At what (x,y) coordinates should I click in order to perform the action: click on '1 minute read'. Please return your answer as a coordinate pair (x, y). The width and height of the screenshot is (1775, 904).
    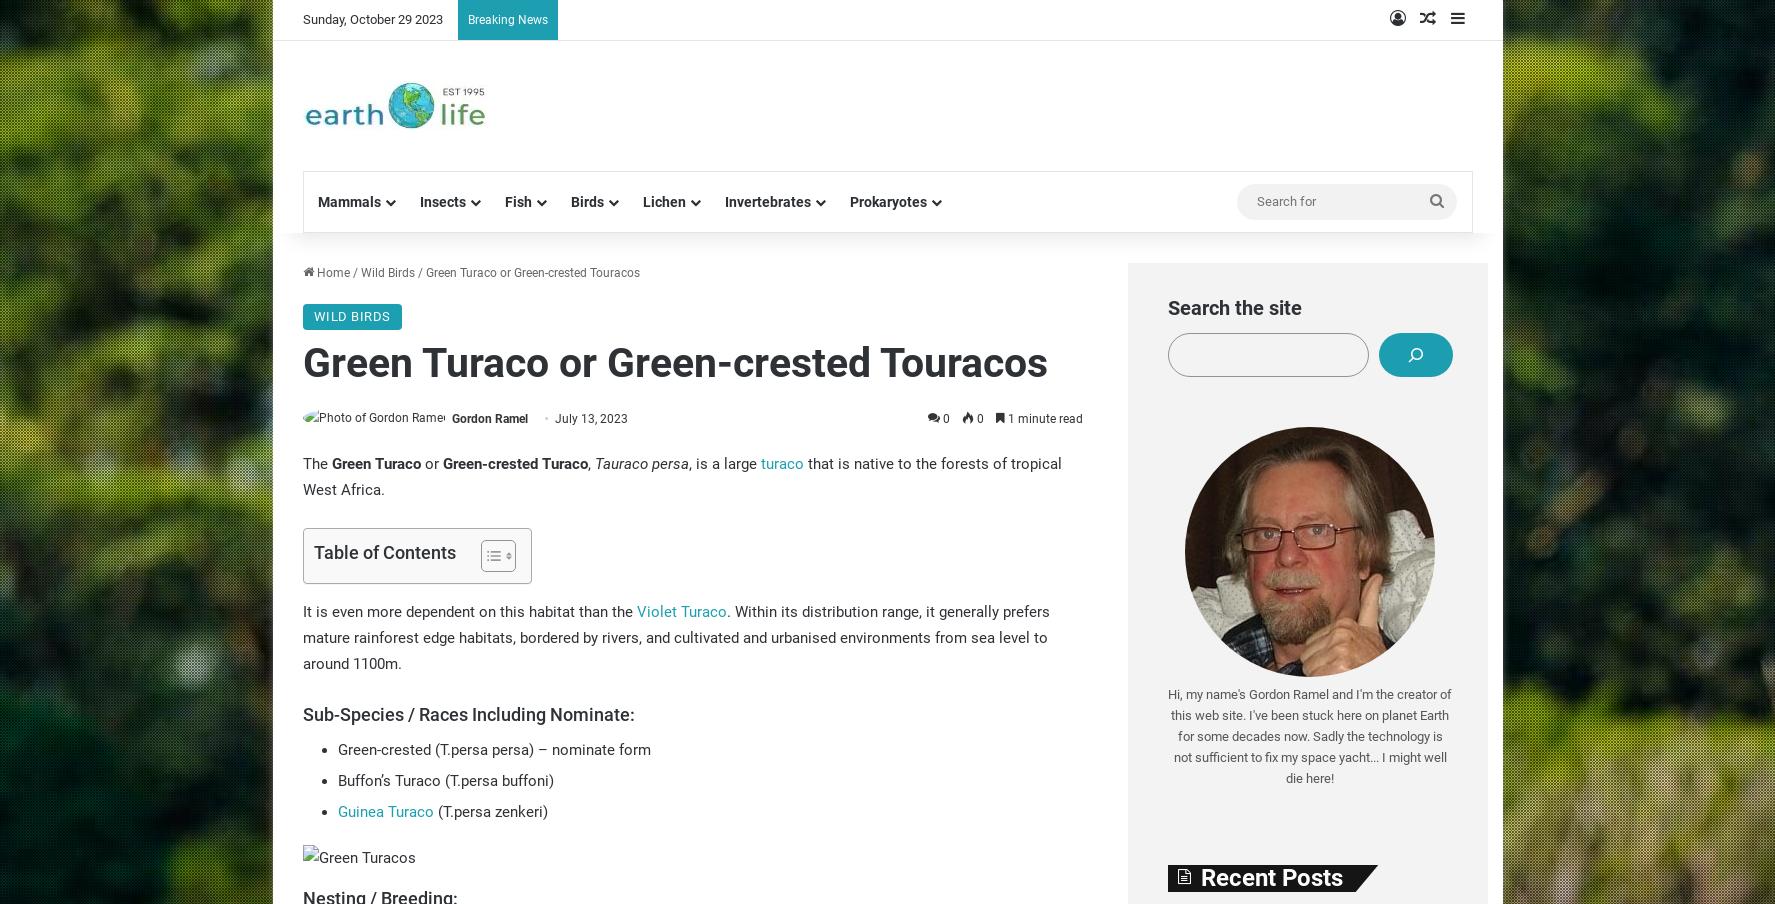
    Looking at the image, I should click on (1041, 419).